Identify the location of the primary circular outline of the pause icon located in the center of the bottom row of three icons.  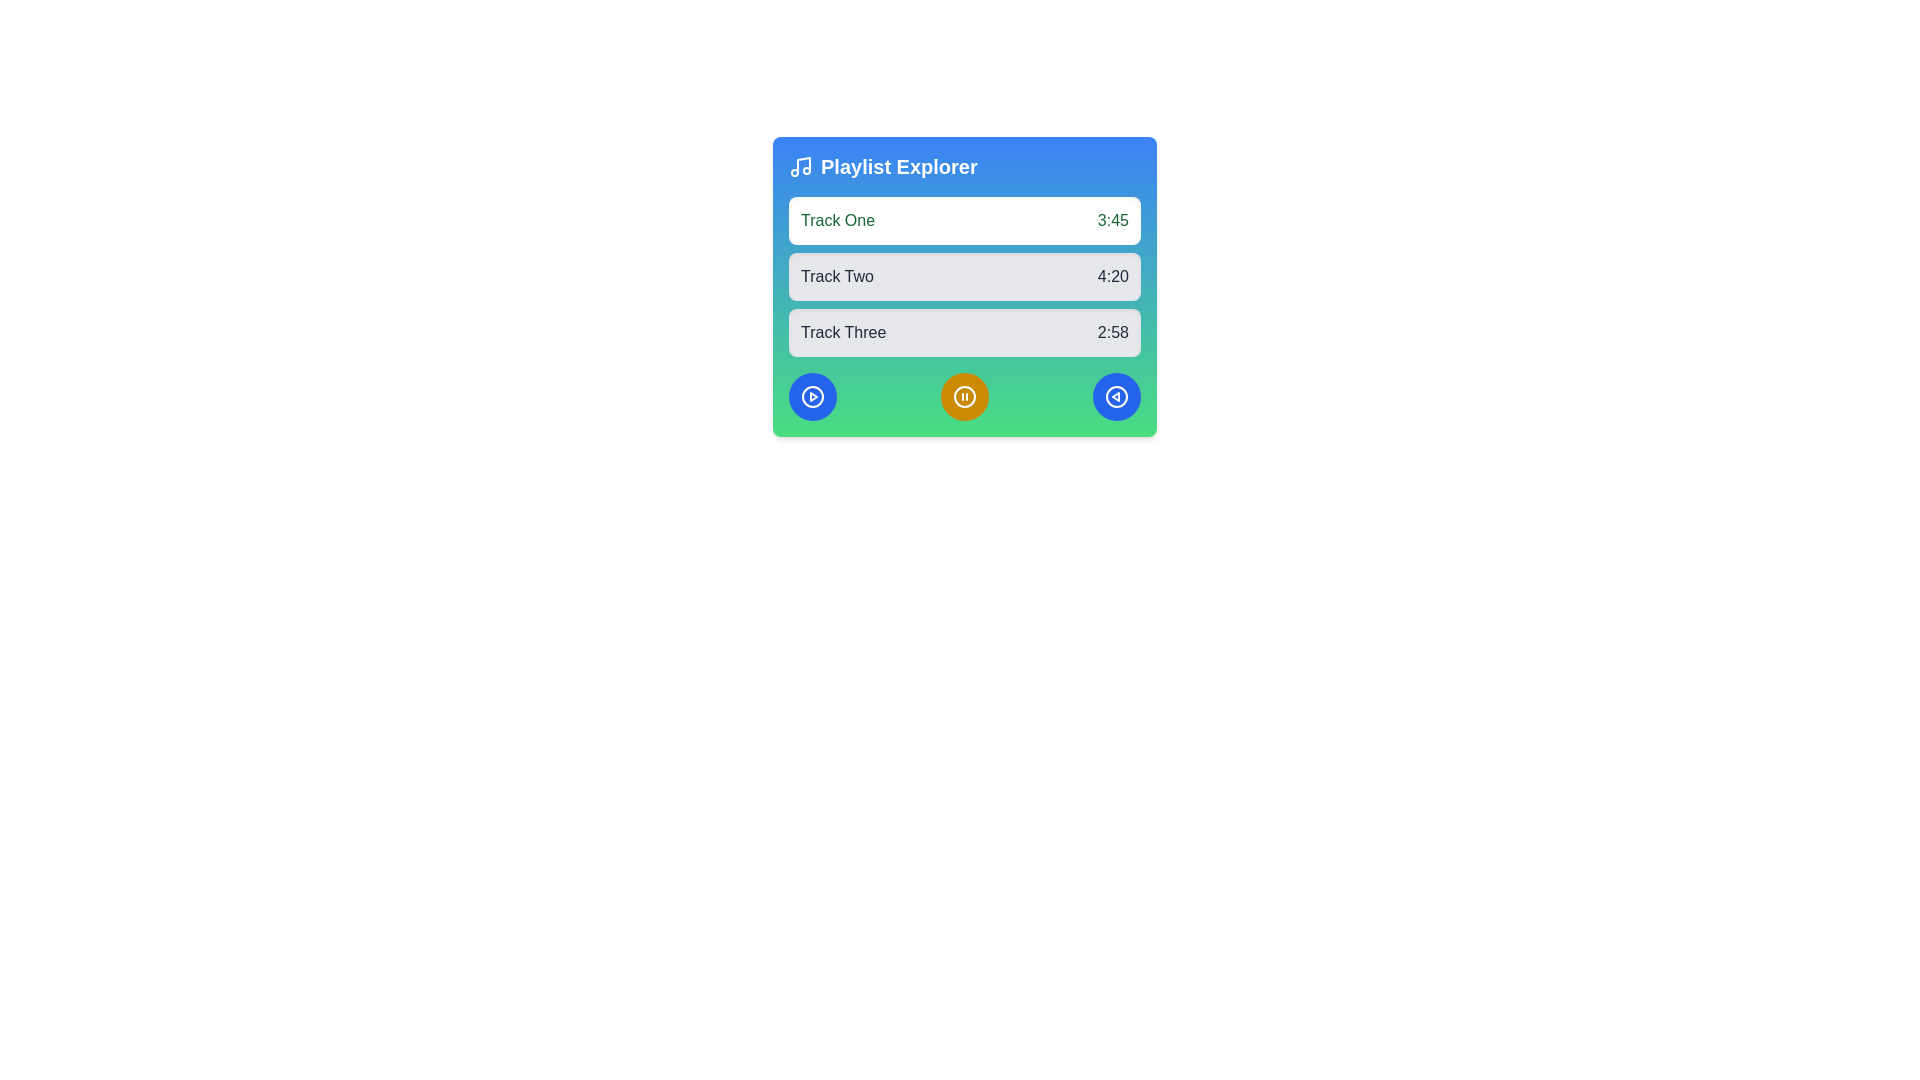
(964, 397).